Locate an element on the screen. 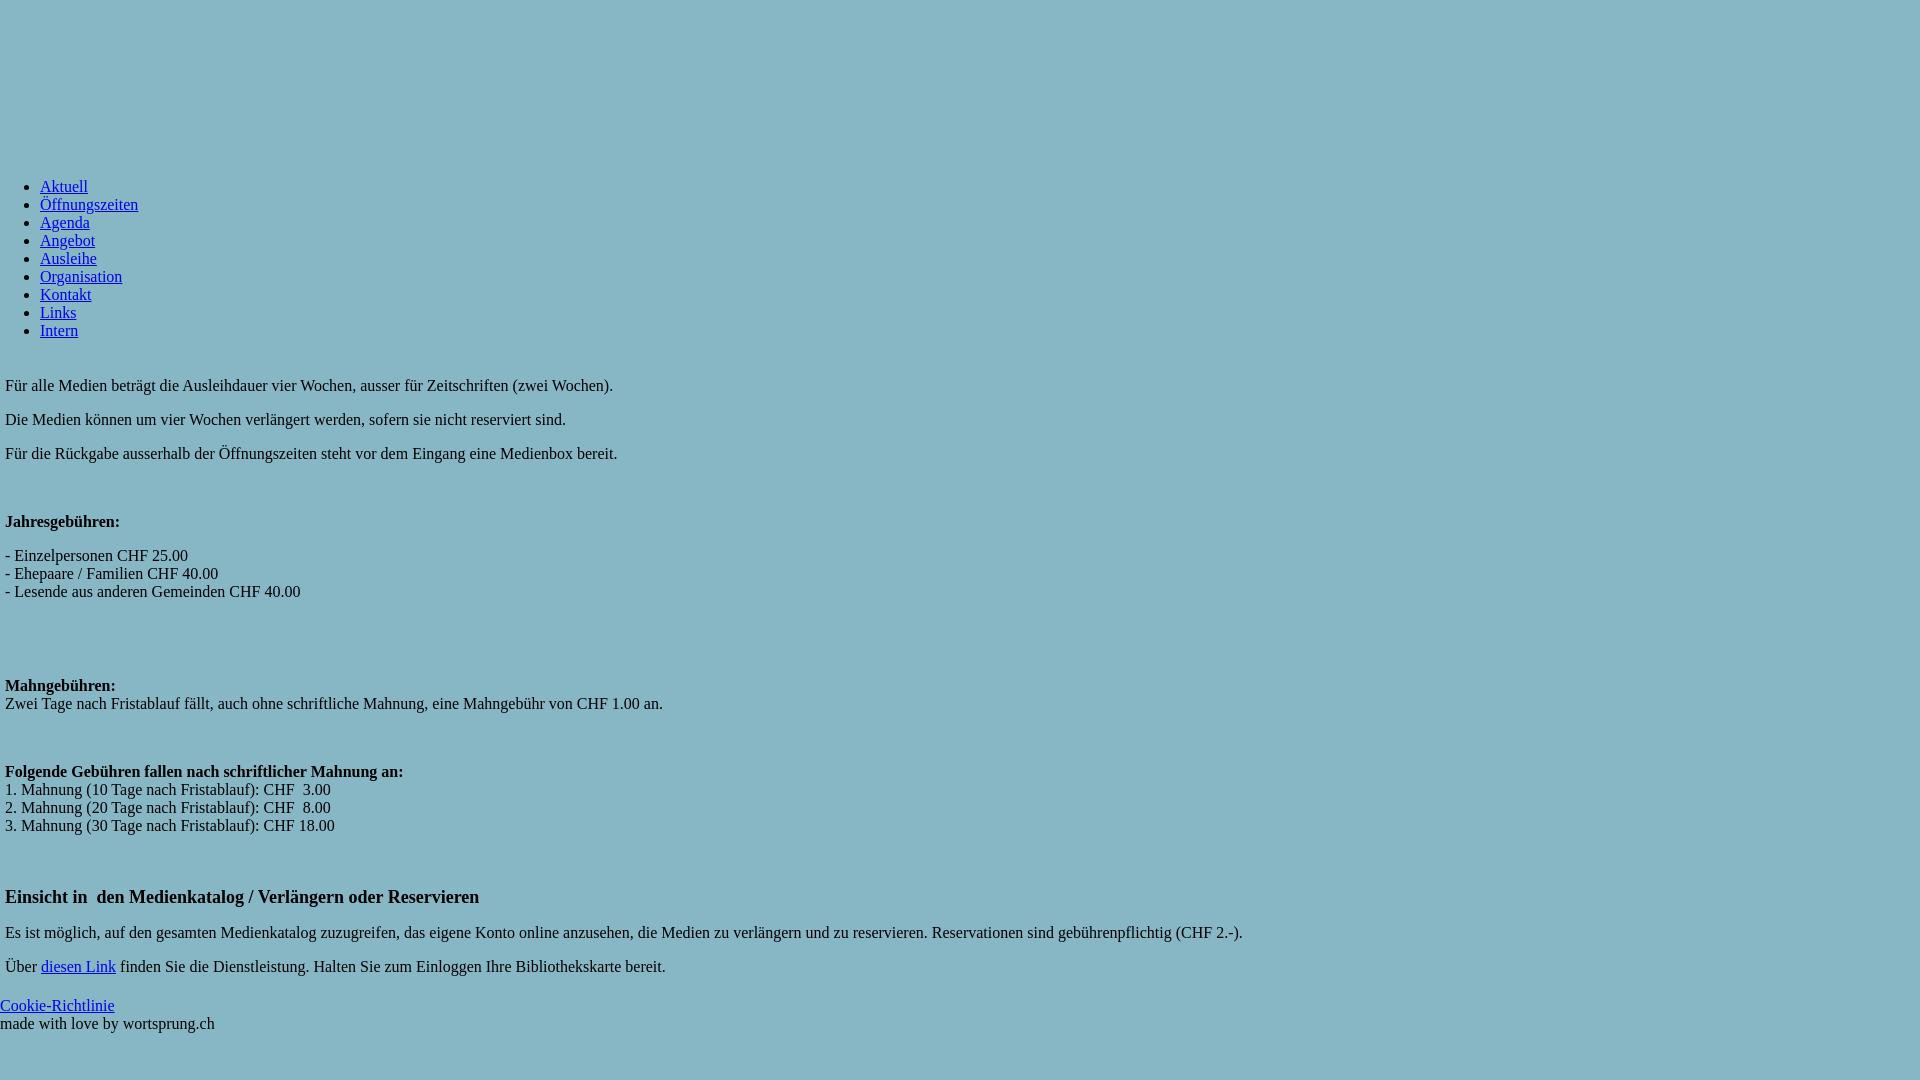 The height and width of the screenshot is (1080, 1920). 'Angebot' is located at coordinates (39, 239).